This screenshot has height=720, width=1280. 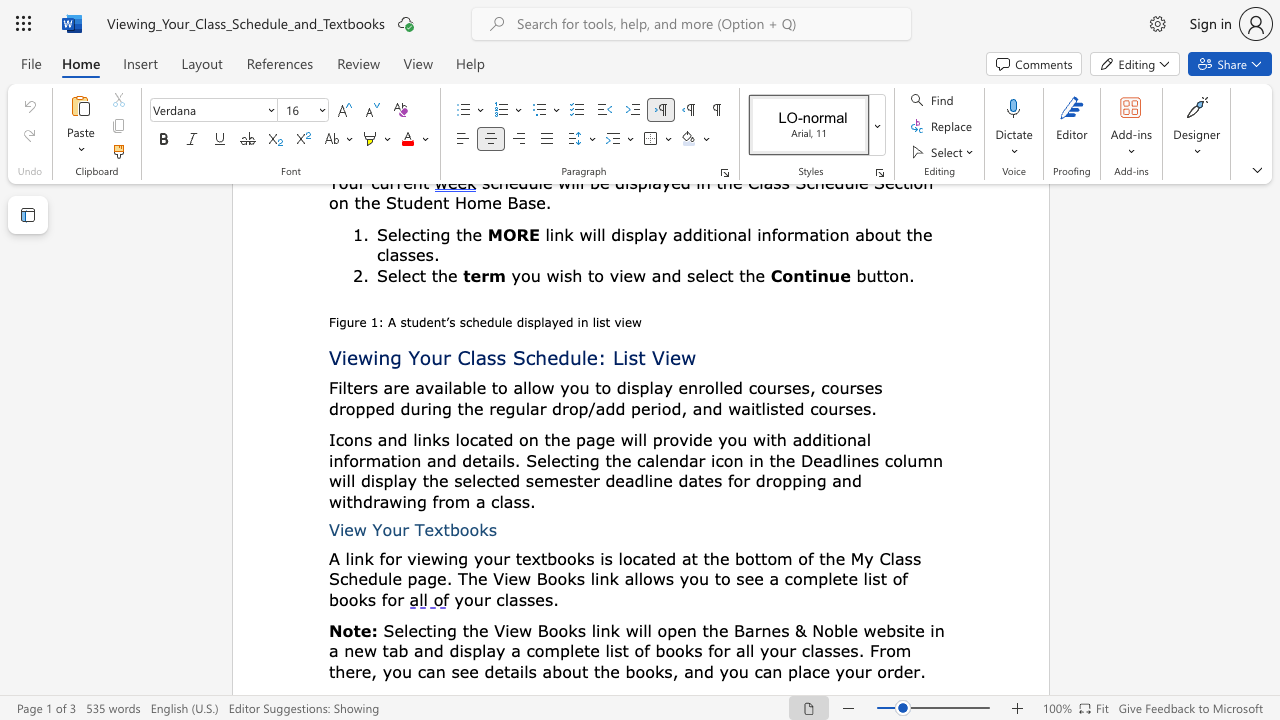 What do you see at coordinates (483, 558) in the screenshot?
I see `the subset text "our t" within the text "A link for viewing your textbooks is"` at bounding box center [483, 558].